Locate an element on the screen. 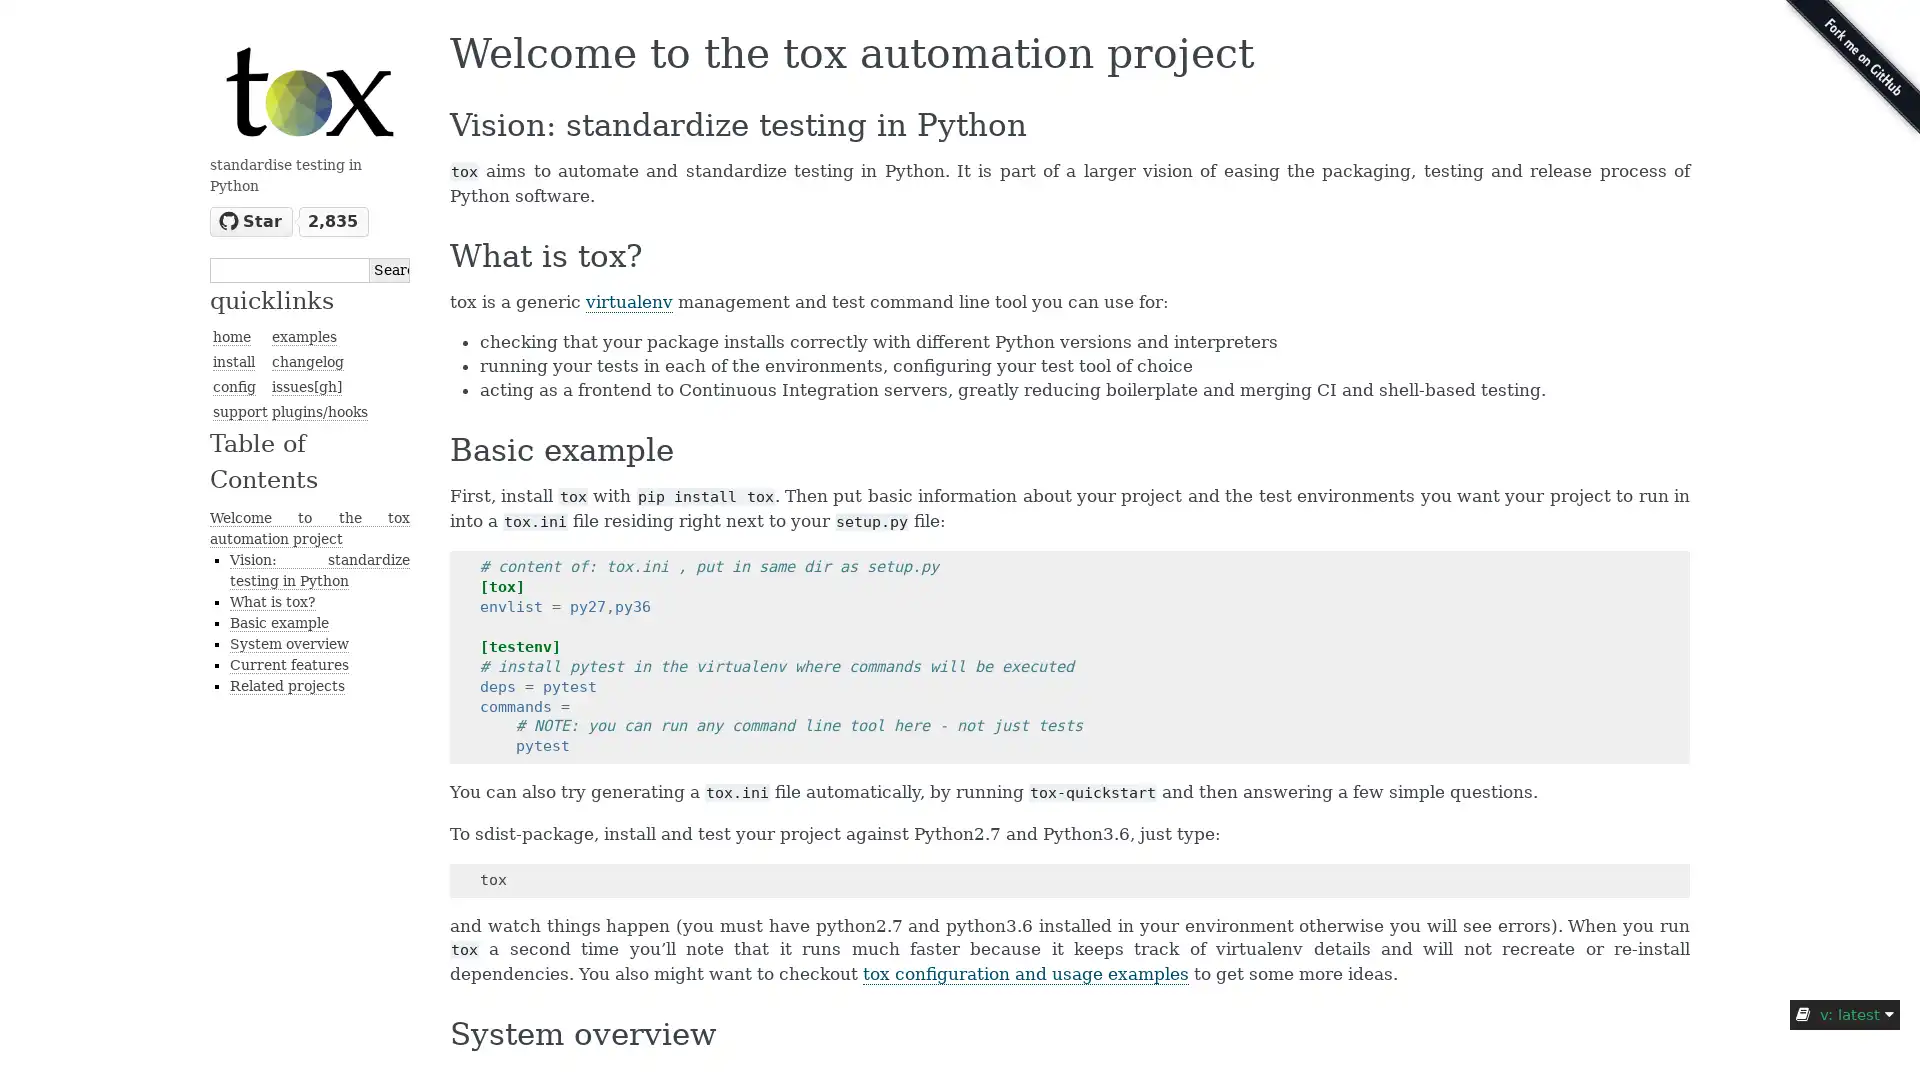 This screenshot has width=1920, height=1080. Search is located at coordinates (389, 268).